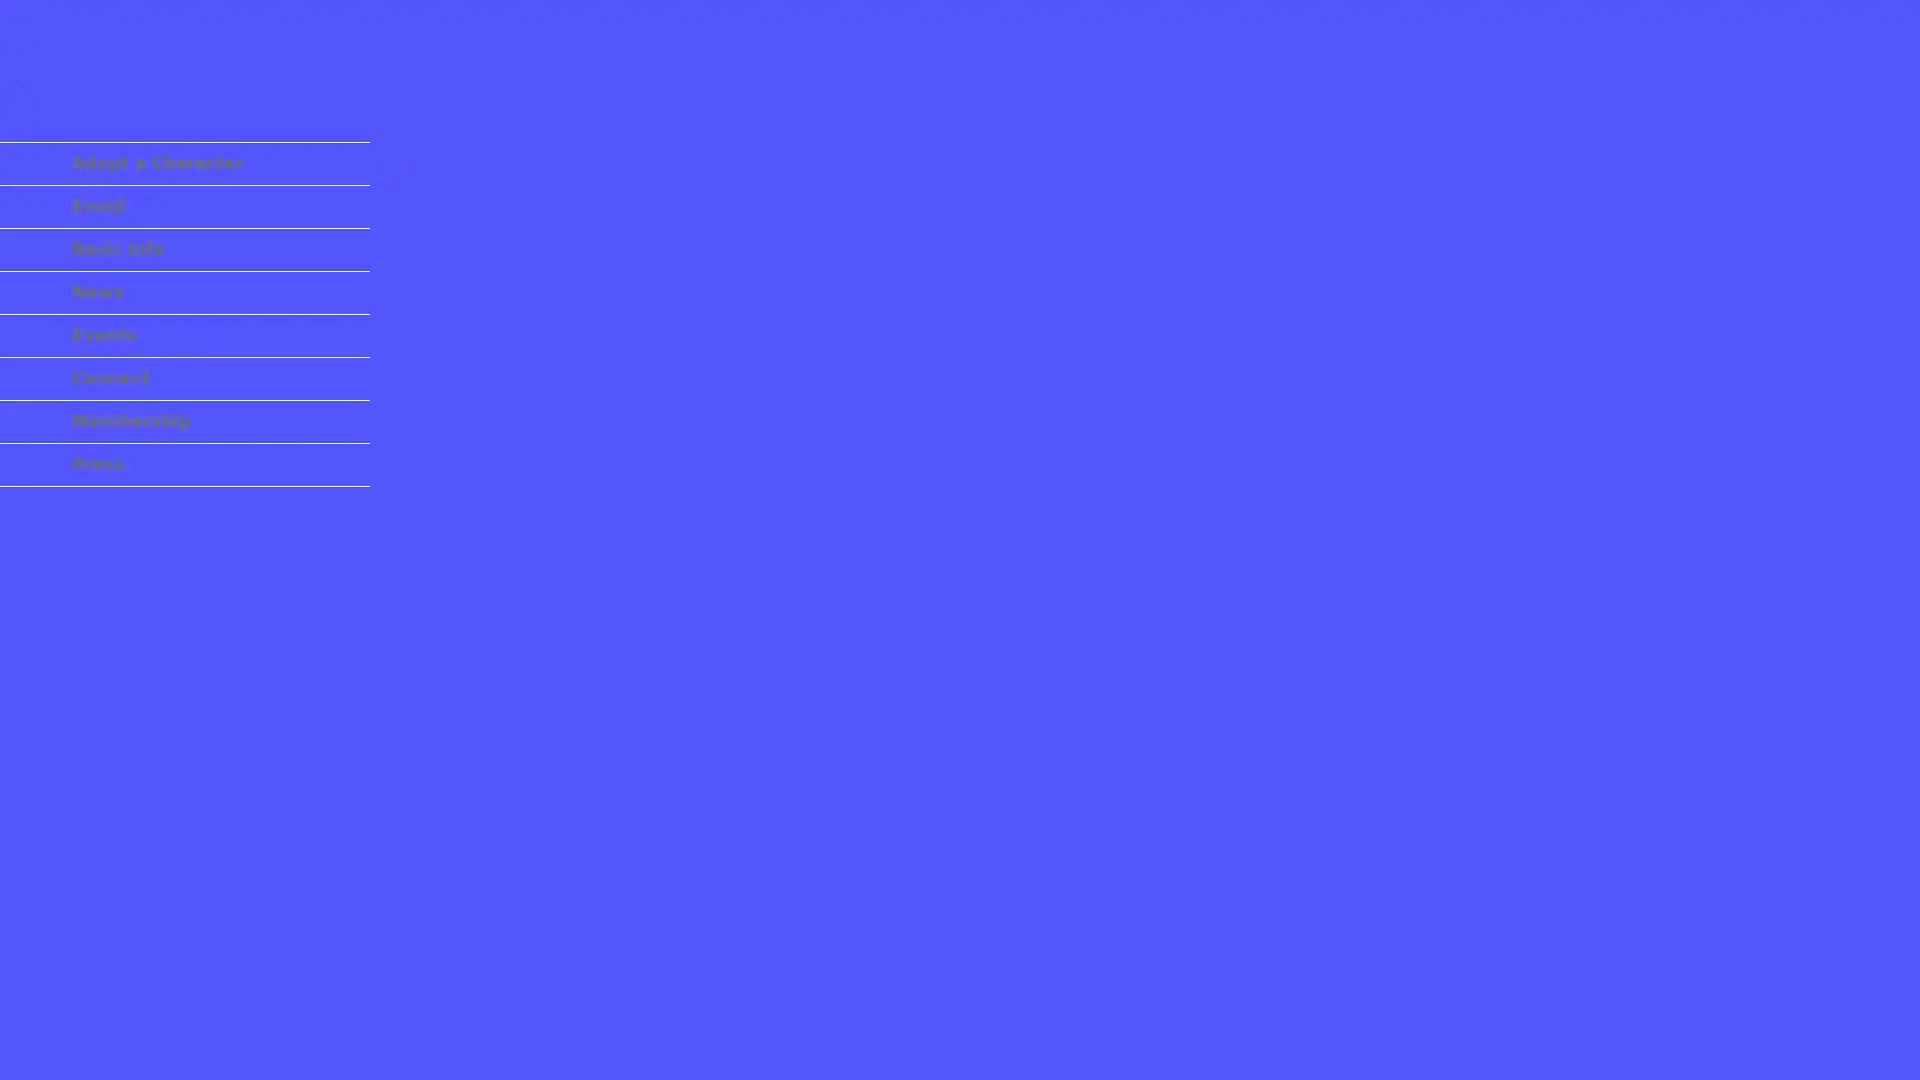  I want to click on U+00B6, so click(439, 857).